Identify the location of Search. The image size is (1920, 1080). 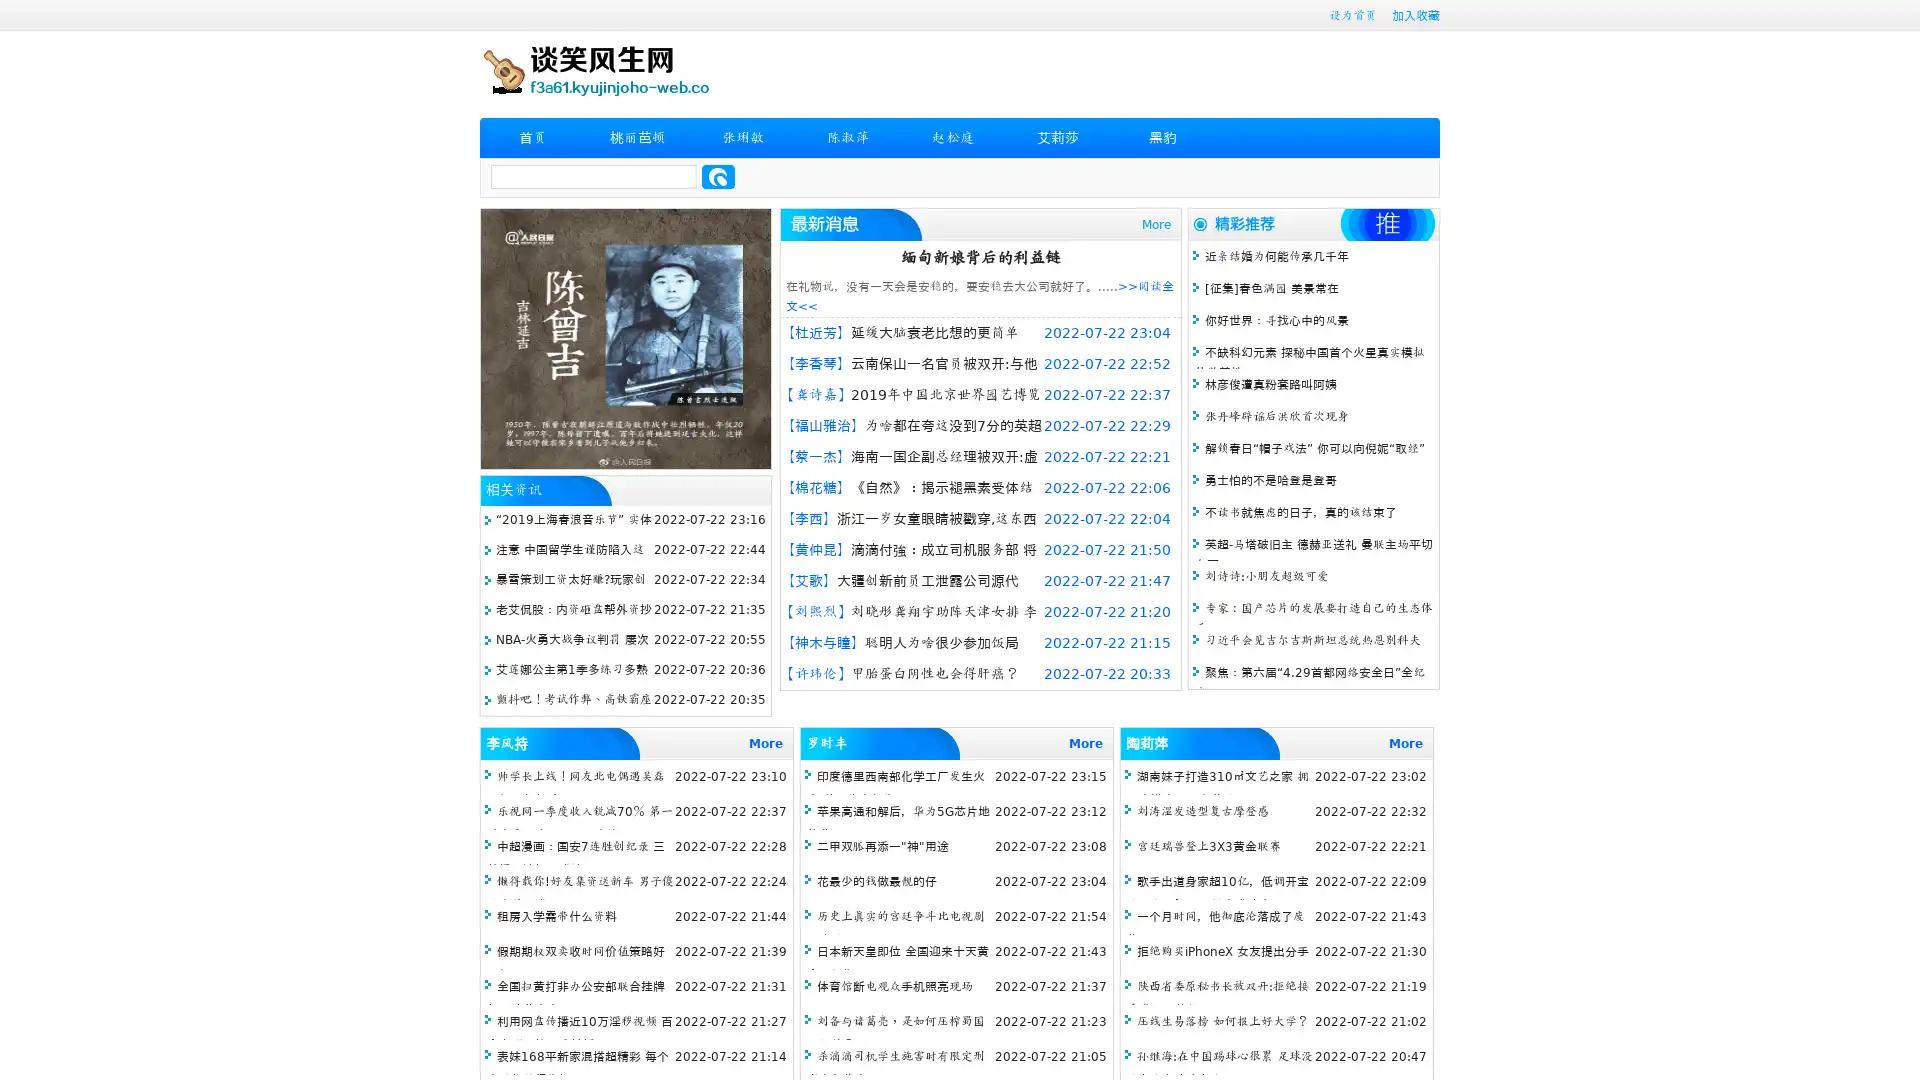
(718, 176).